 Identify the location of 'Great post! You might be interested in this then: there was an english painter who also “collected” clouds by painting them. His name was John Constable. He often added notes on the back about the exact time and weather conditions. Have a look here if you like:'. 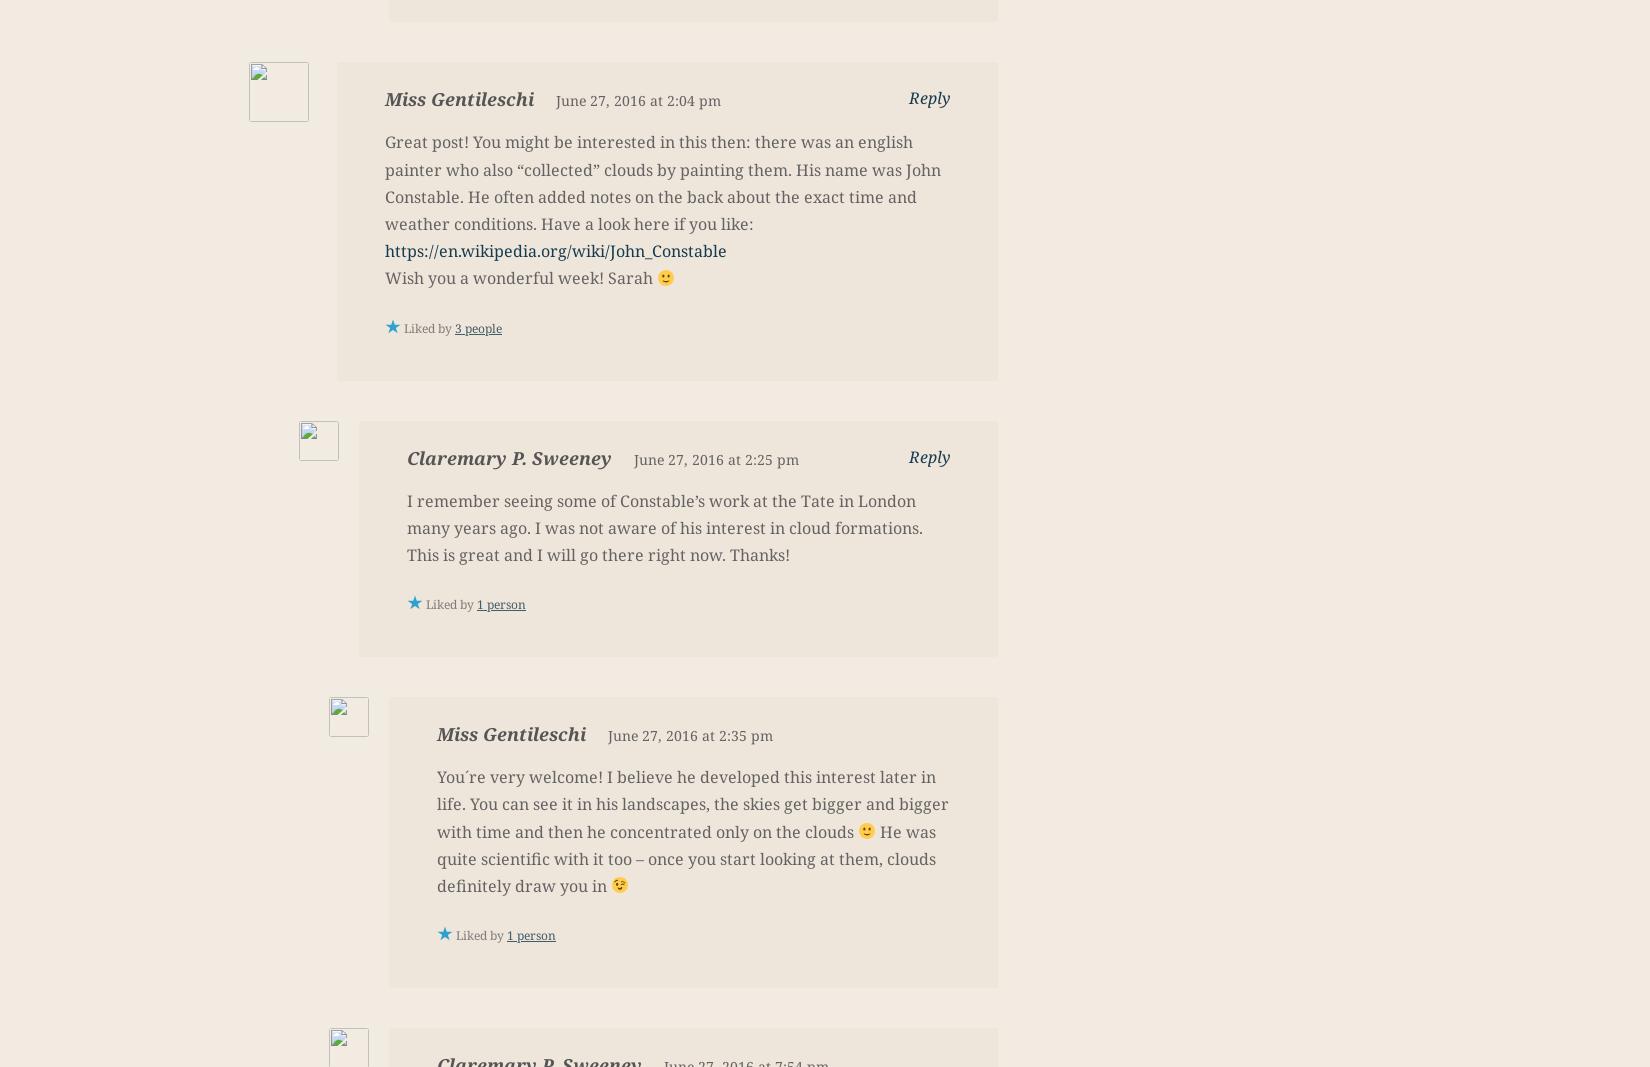
(384, 182).